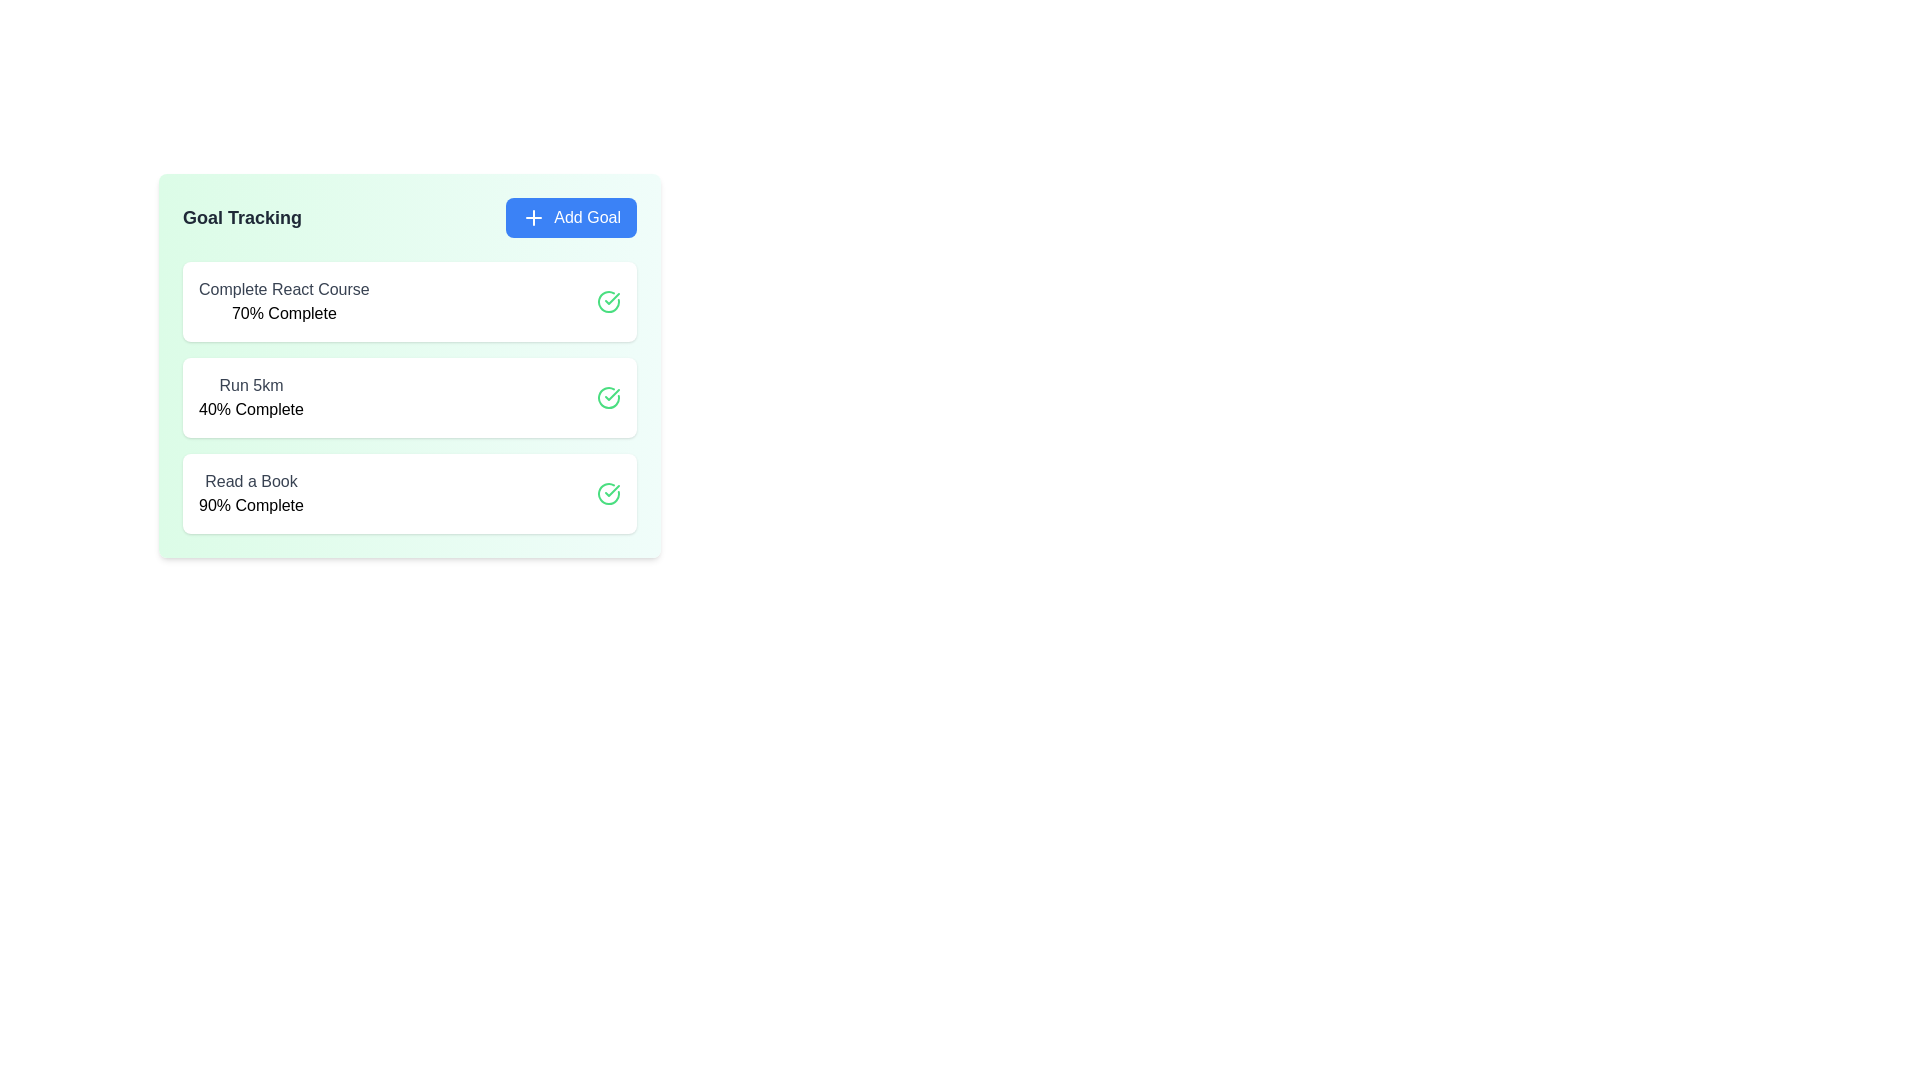 The image size is (1920, 1080). Describe the element at coordinates (250, 482) in the screenshot. I see `the 'Read a Book' text label in the goal tracking section, which is styled with medium font-weight and gray color, located above the '90% Complete' progress indicator` at that location.